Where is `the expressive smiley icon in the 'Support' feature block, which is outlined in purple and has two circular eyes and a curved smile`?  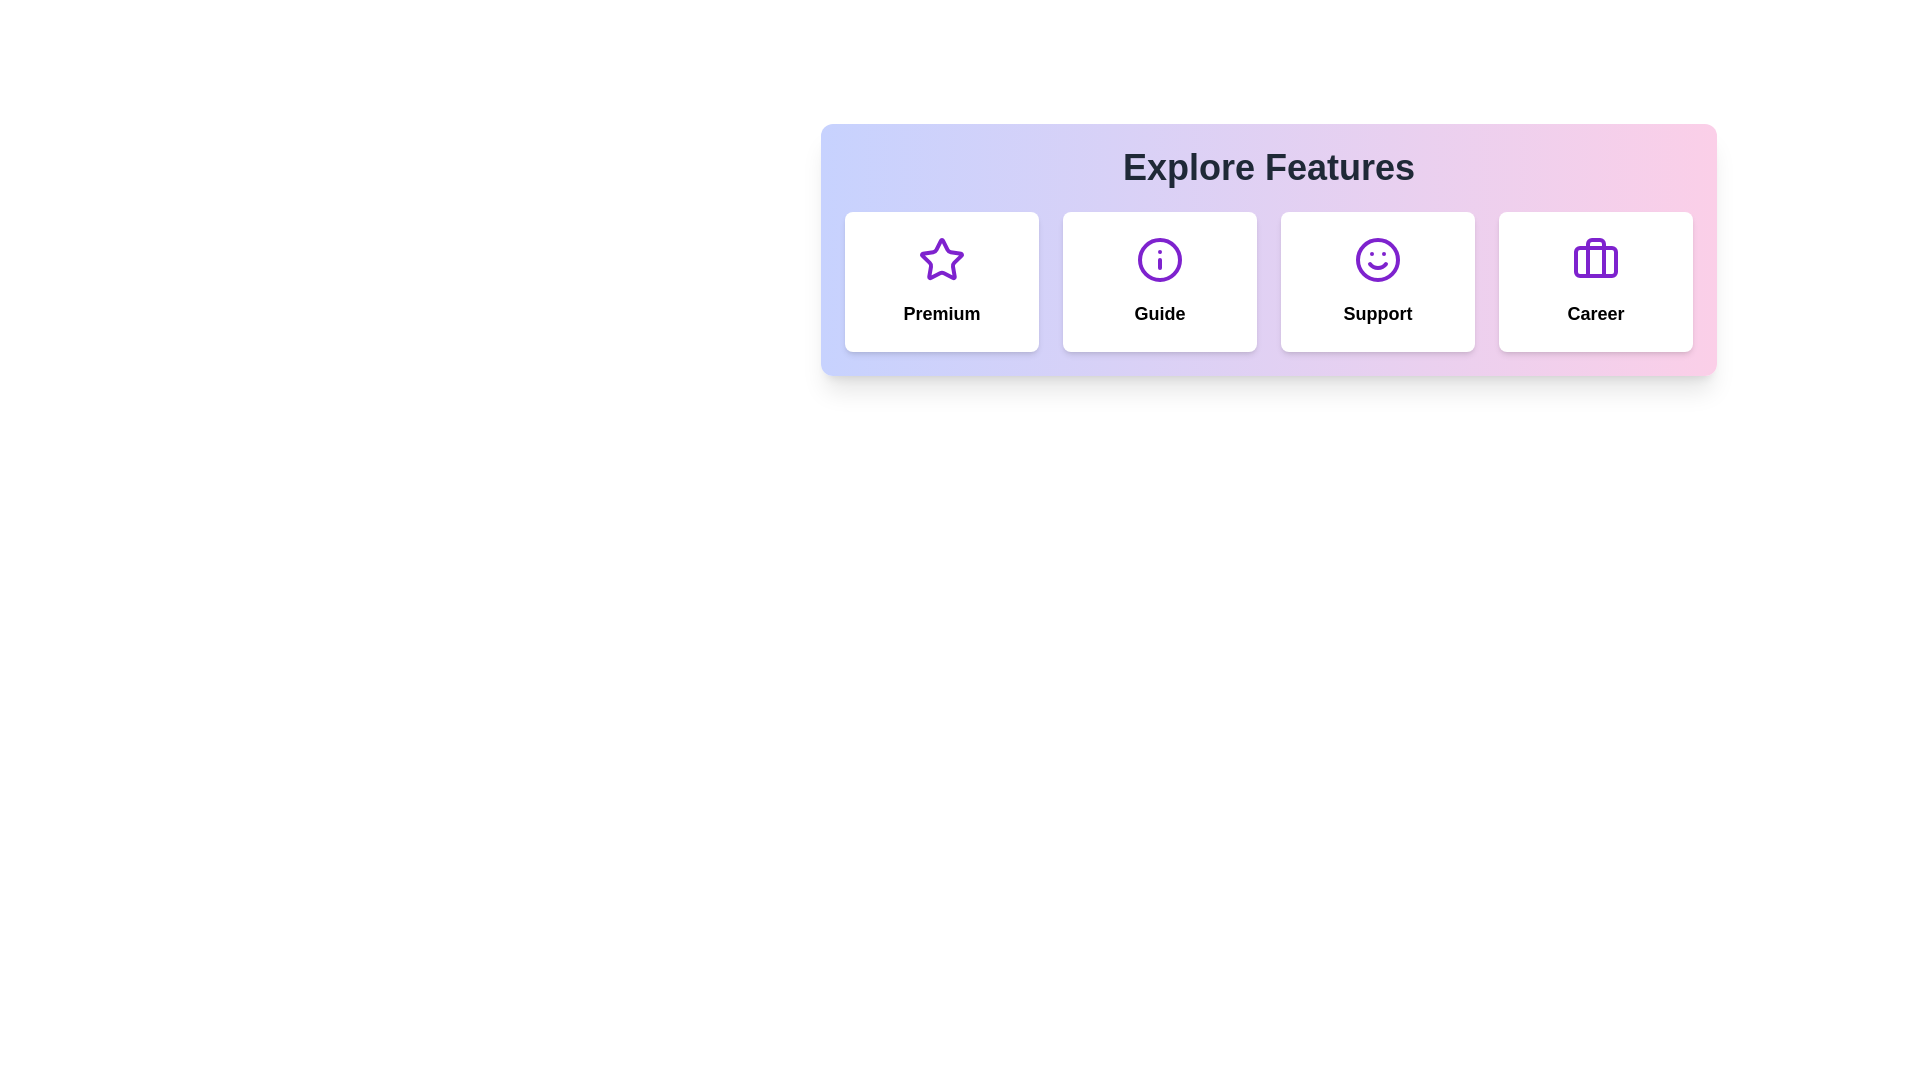 the expressive smiley icon in the 'Support' feature block, which is outlined in purple and has two circular eyes and a curved smile is located at coordinates (1376, 258).